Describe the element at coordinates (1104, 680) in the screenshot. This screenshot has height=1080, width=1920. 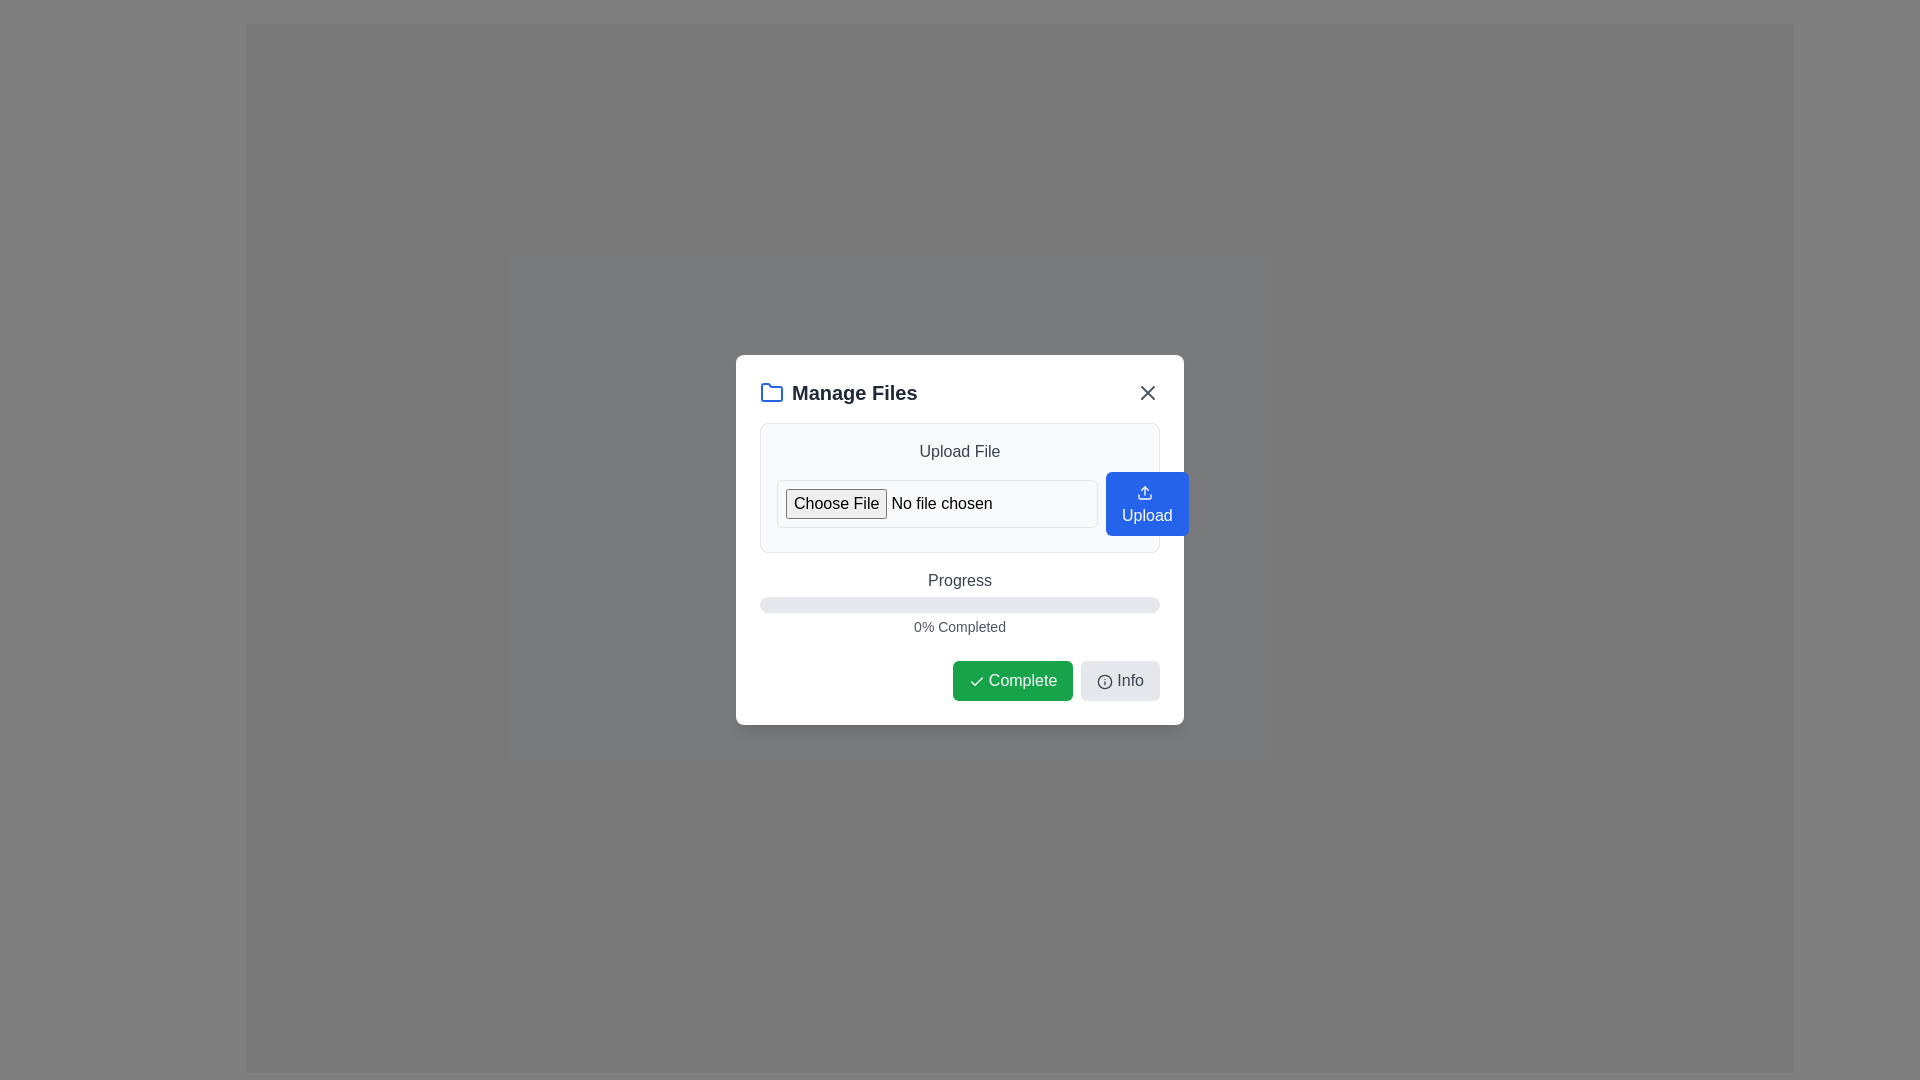
I see `the circular SVG element with a dark outline that is part of the information icon in the 'Manage Files' dialog box` at that location.